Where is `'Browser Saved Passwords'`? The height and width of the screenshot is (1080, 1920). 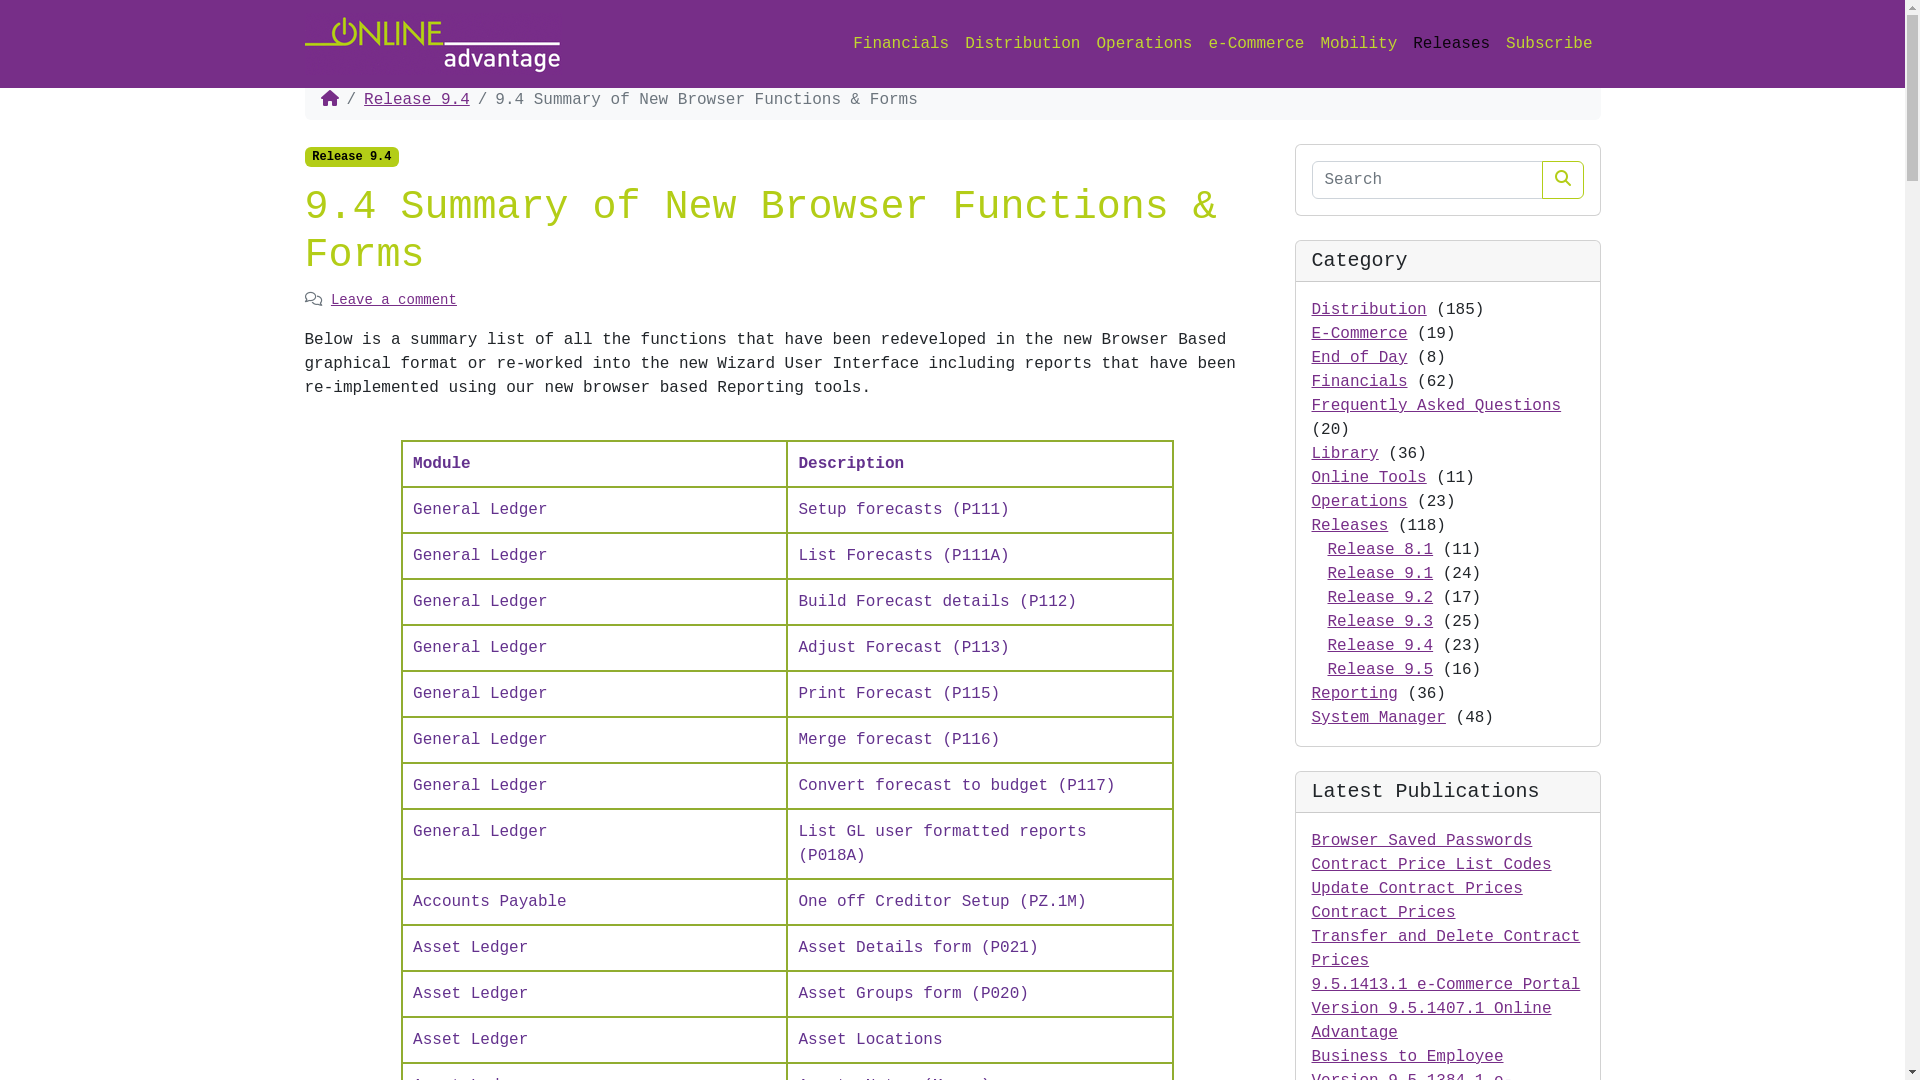
'Browser Saved Passwords' is located at coordinates (1421, 840).